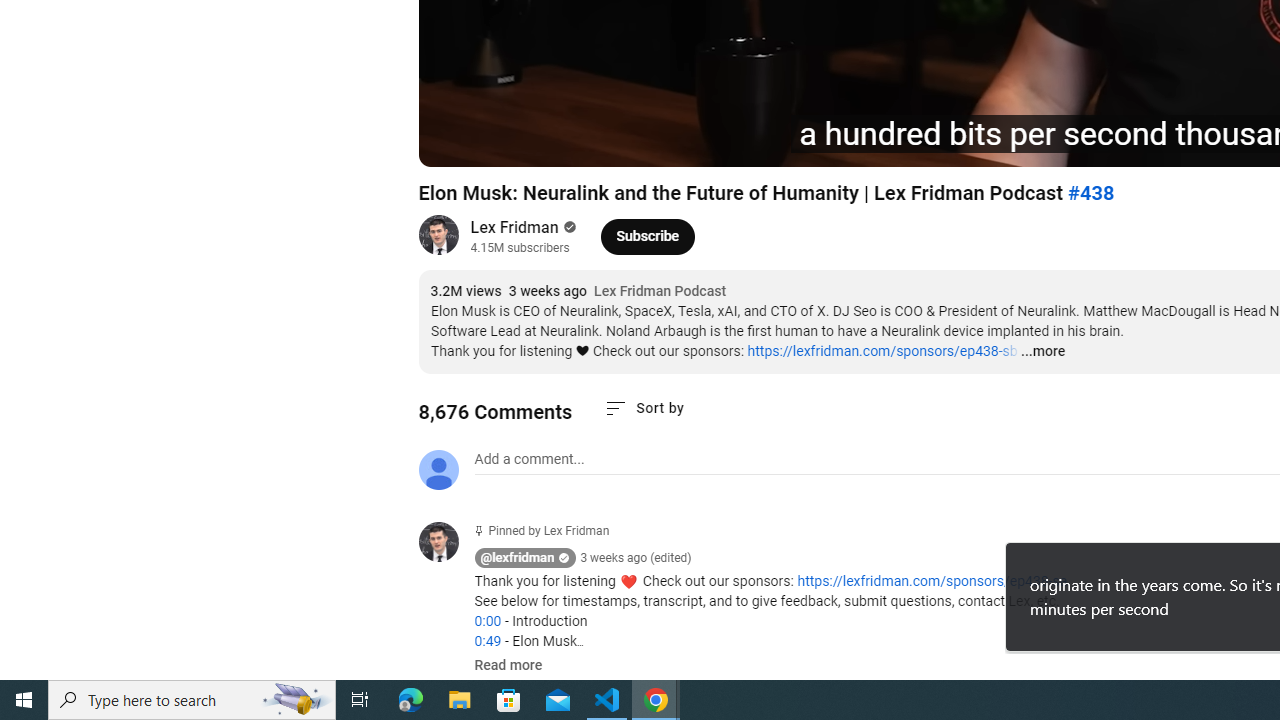 This screenshot has height=720, width=1280. I want to click on 'Sort comments', so click(644, 407).